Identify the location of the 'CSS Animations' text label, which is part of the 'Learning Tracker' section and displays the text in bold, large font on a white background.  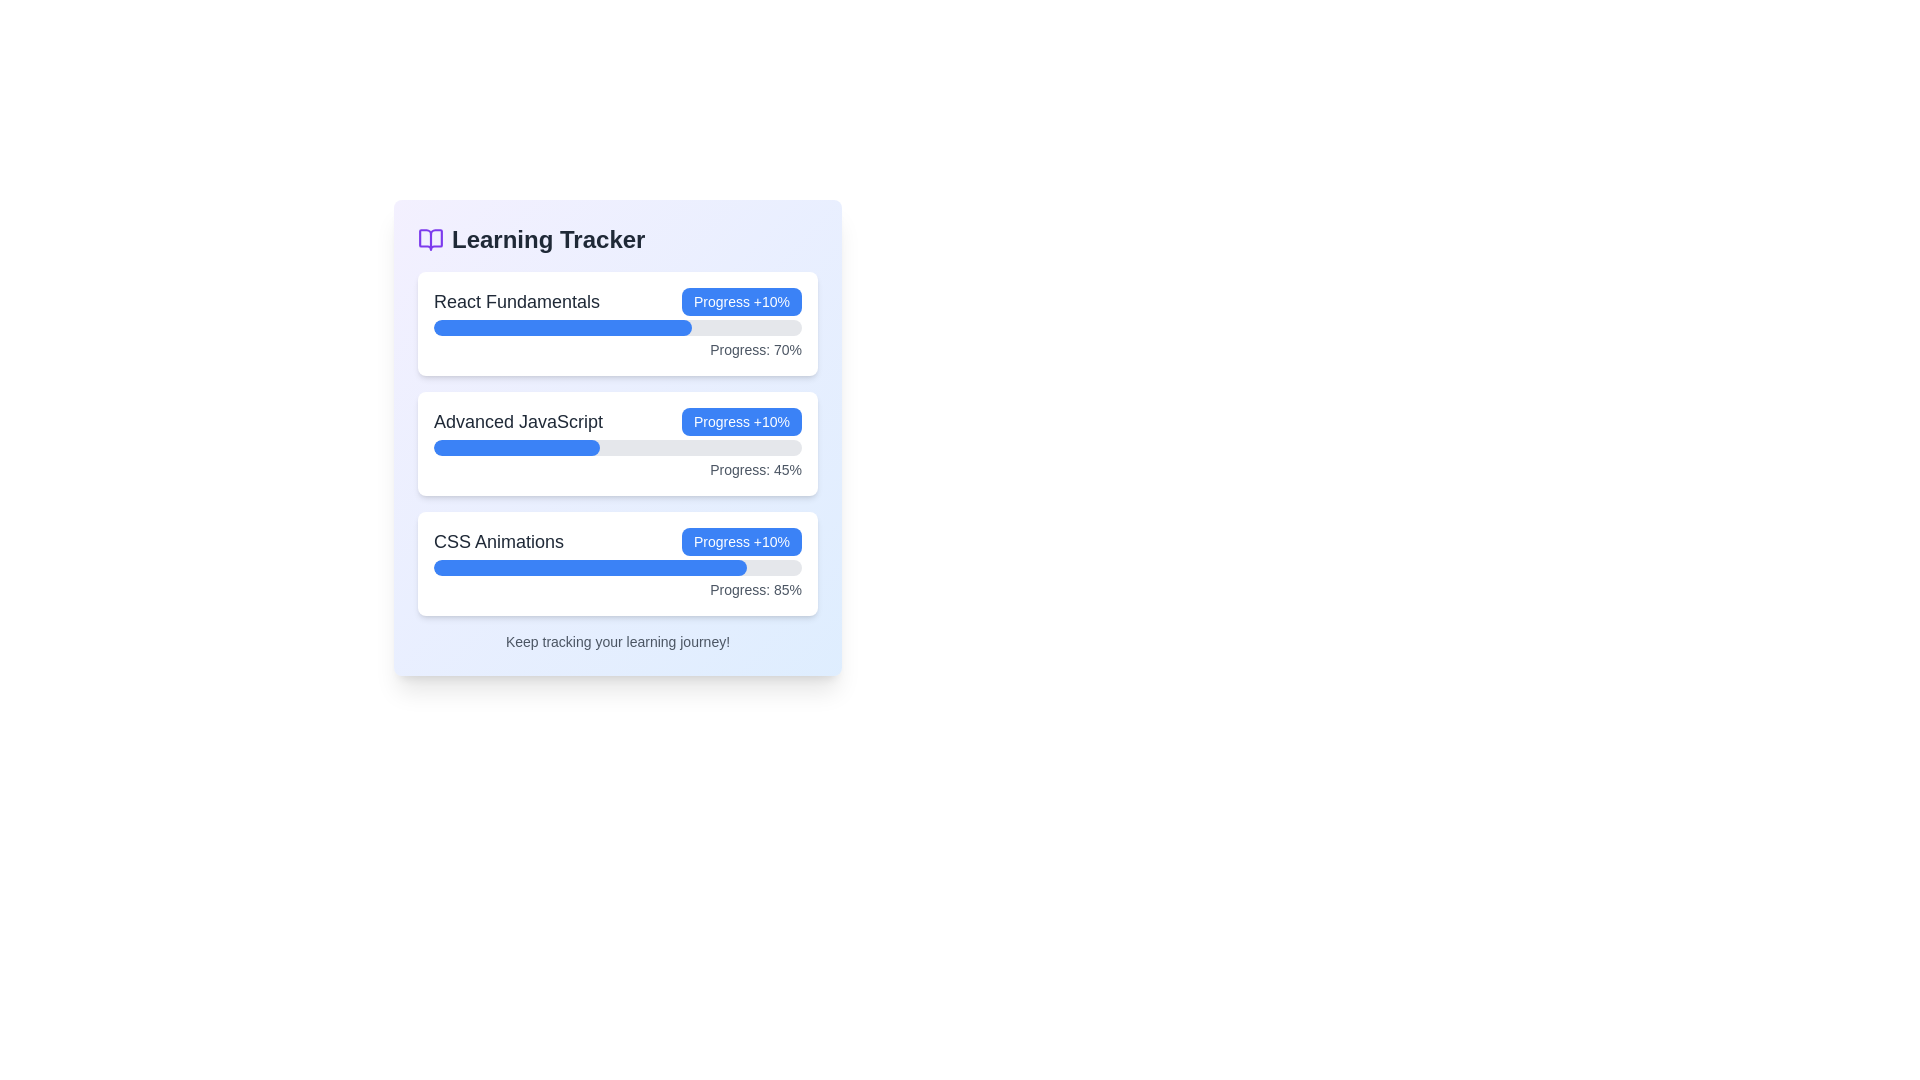
(499, 542).